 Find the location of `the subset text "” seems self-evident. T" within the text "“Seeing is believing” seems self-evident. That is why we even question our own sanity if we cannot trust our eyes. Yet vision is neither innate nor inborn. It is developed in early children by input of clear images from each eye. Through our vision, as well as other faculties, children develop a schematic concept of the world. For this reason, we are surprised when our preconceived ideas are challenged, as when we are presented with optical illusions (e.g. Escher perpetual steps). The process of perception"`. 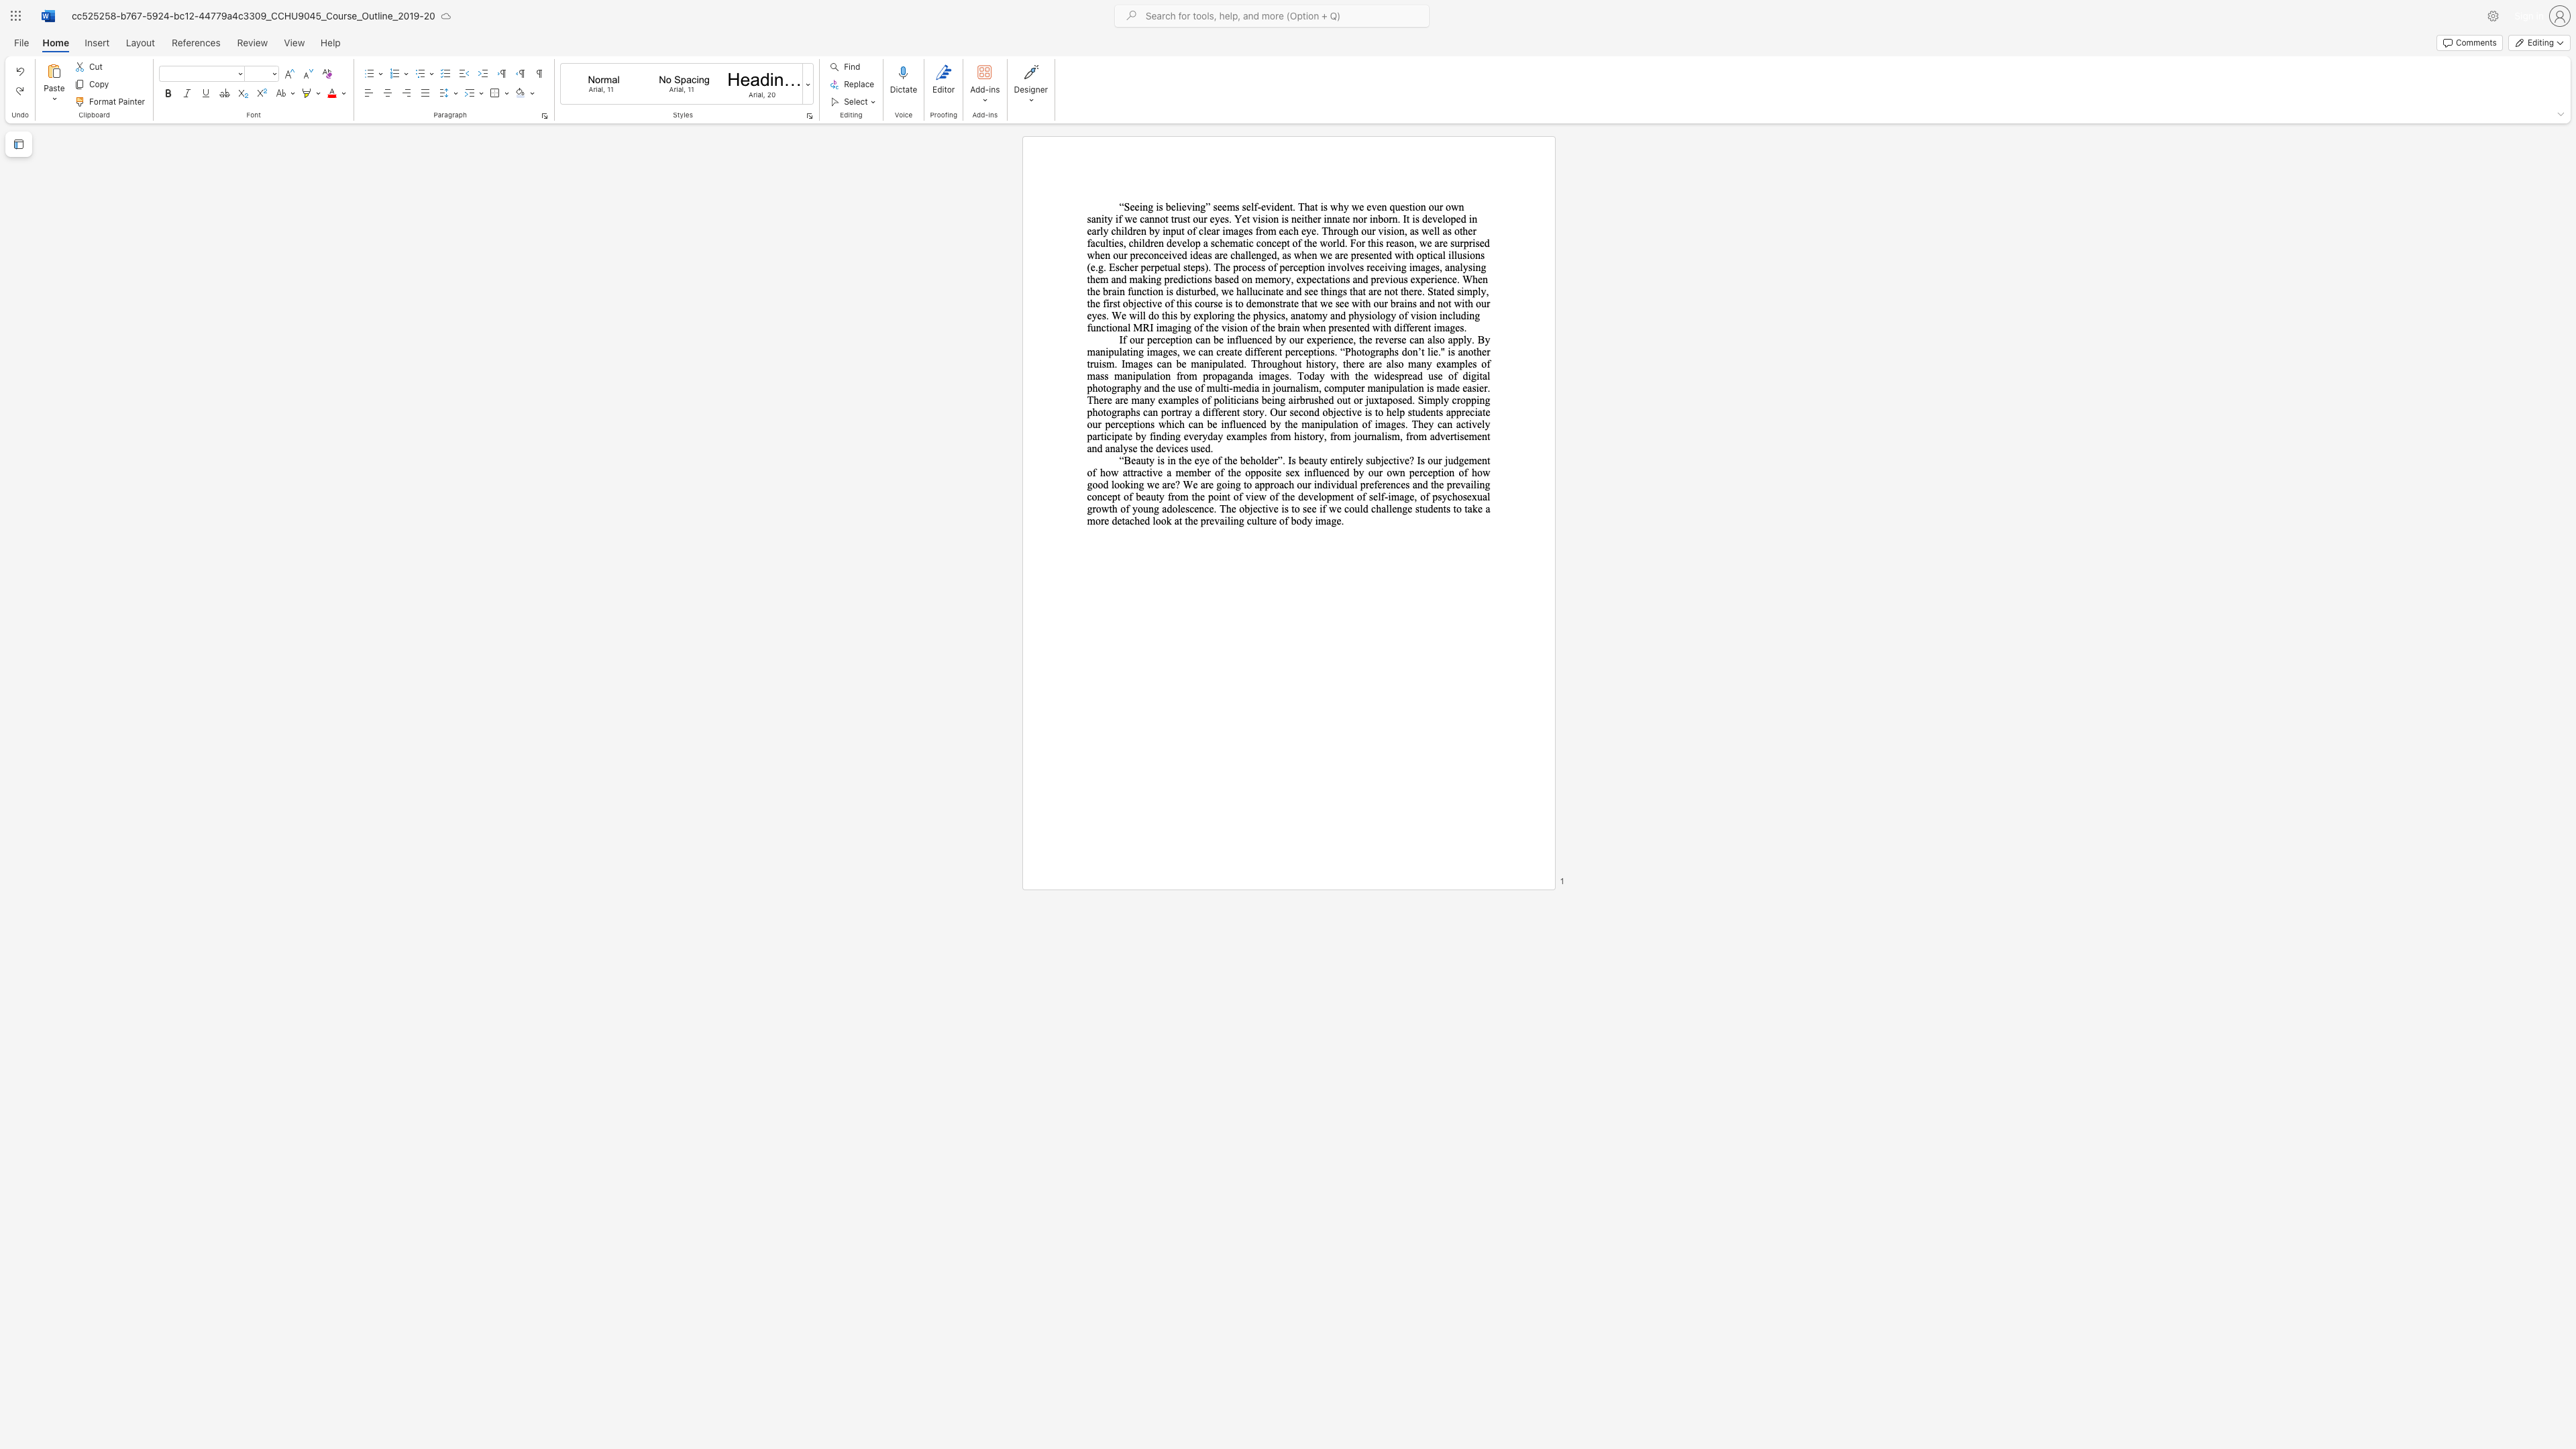

the subset text "” seems self-evident. T" within the text "“Seeing is believing” seems self-evident. That is why we even question our own sanity if we cannot trust our eyes. Yet vision is neither innate nor inborn. It is developed in early children by input of clear images from each eye. Through our vision, as well as other faculties, children develop a schematic concept of the world. For this reason, we are surprised when our preconceived ideas are challenged, as when we are presented with optical illusions (e.g. Escher perpetual steps). The process of perception" is located at coordinates (1205, 206).